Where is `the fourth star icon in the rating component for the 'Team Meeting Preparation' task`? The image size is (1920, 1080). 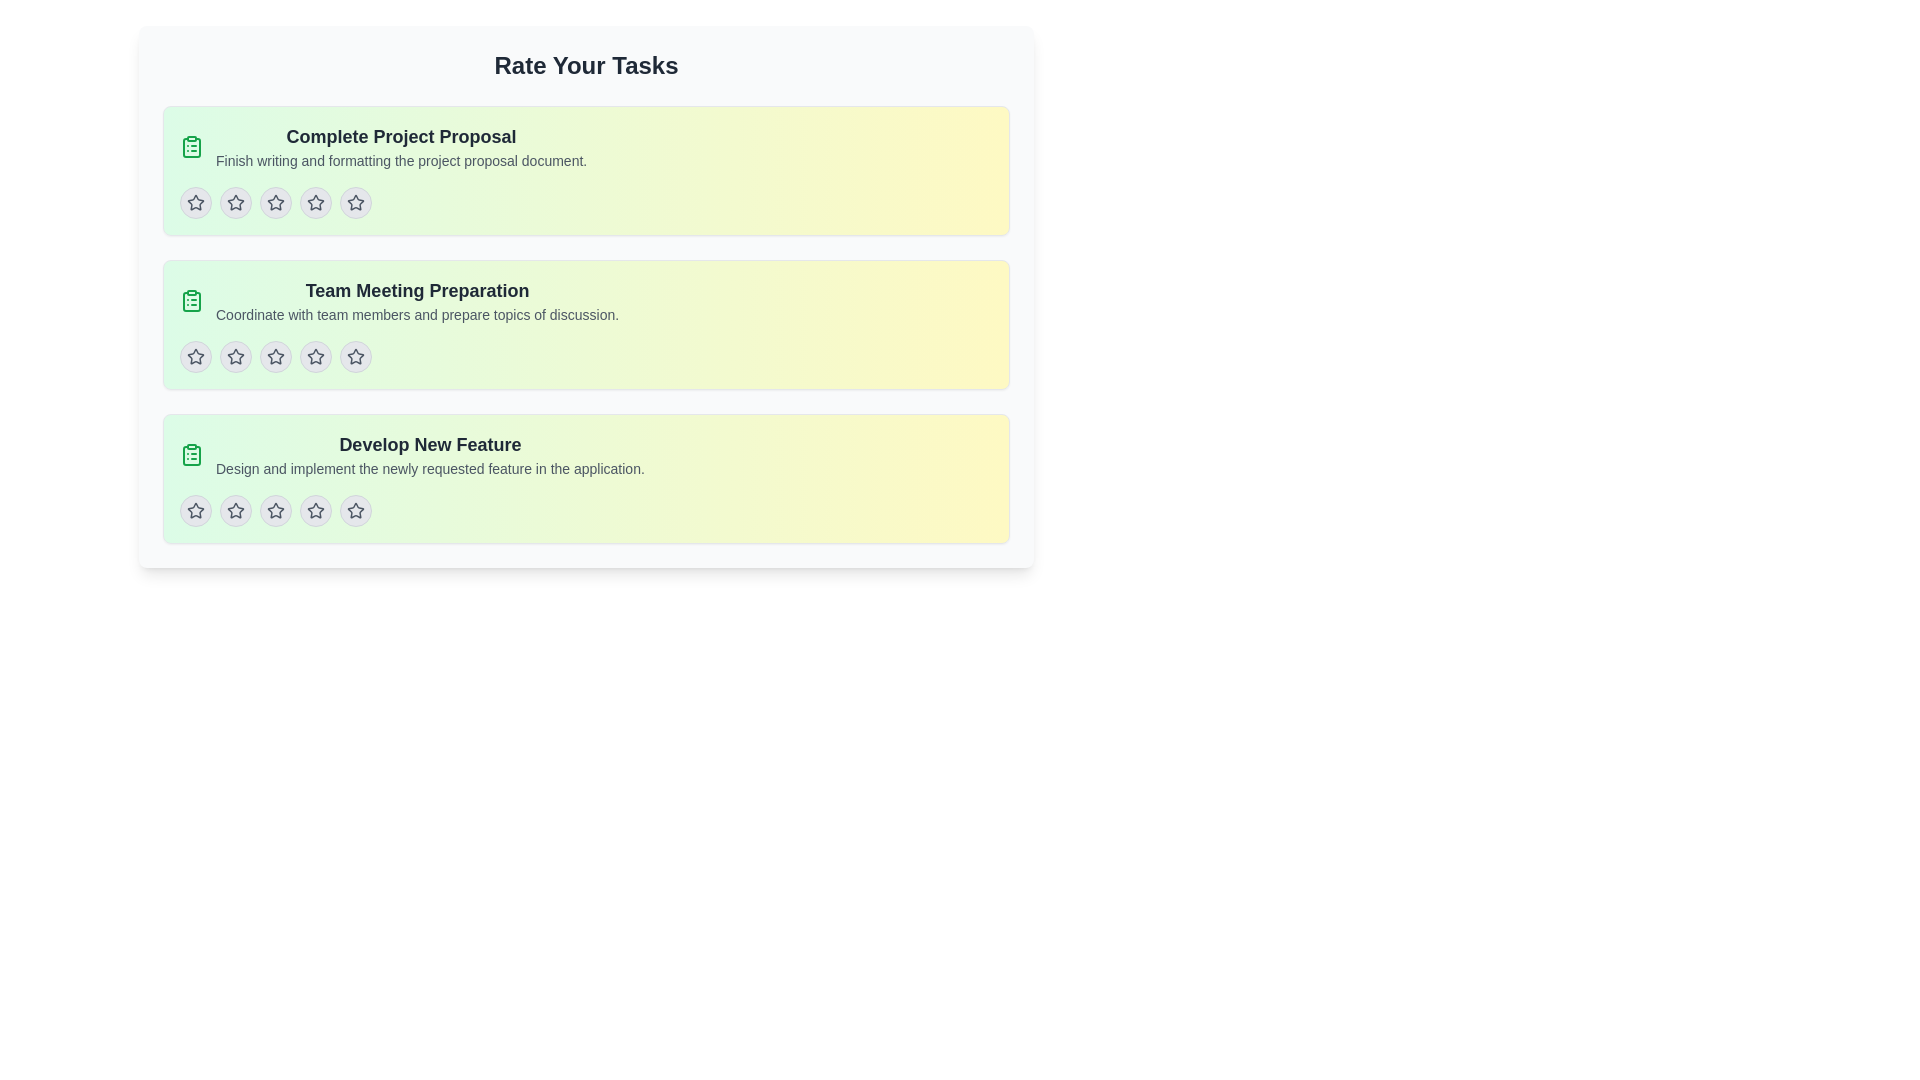
the fourth star icon in the rating component for the 'Team Meeting Preparation' task is located at coordinates (315, 355).